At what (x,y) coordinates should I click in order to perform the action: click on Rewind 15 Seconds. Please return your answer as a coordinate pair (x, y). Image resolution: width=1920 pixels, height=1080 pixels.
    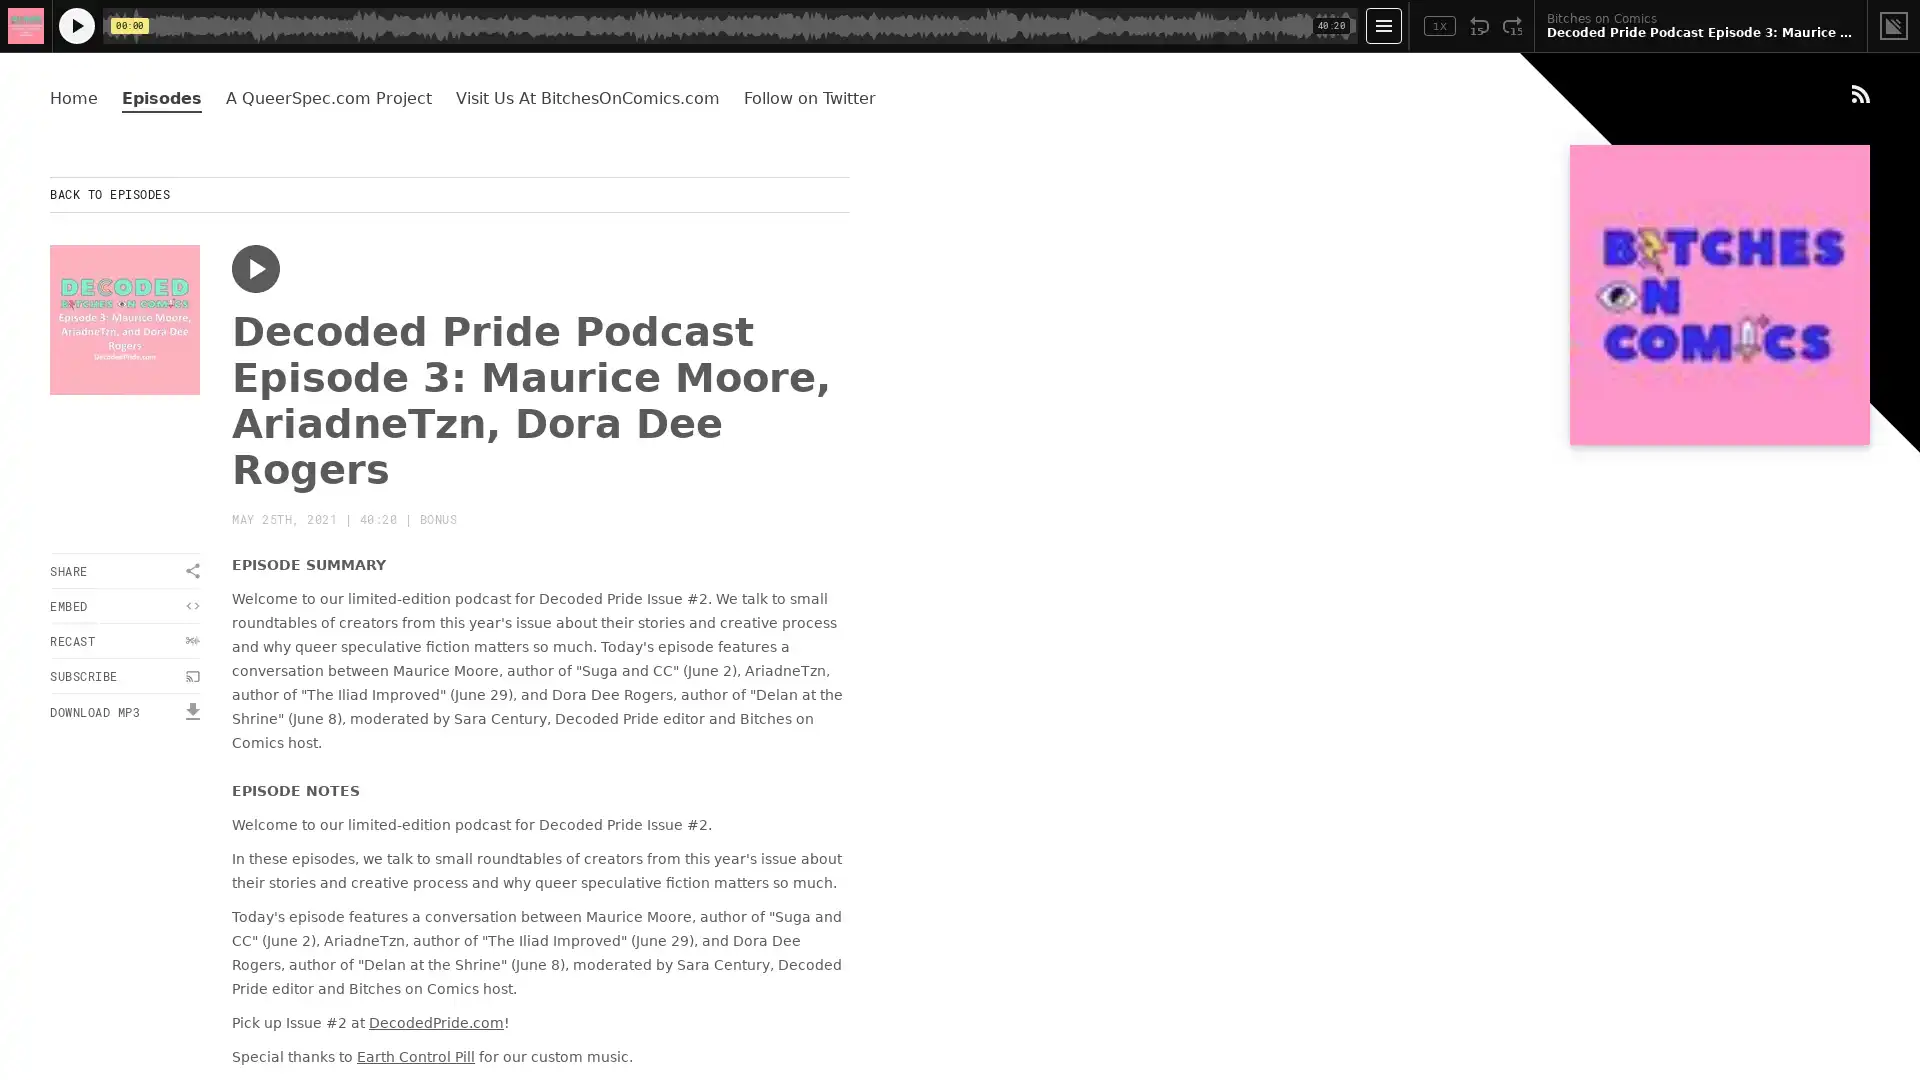
    Looking at the image, I should click on (1479, 26).